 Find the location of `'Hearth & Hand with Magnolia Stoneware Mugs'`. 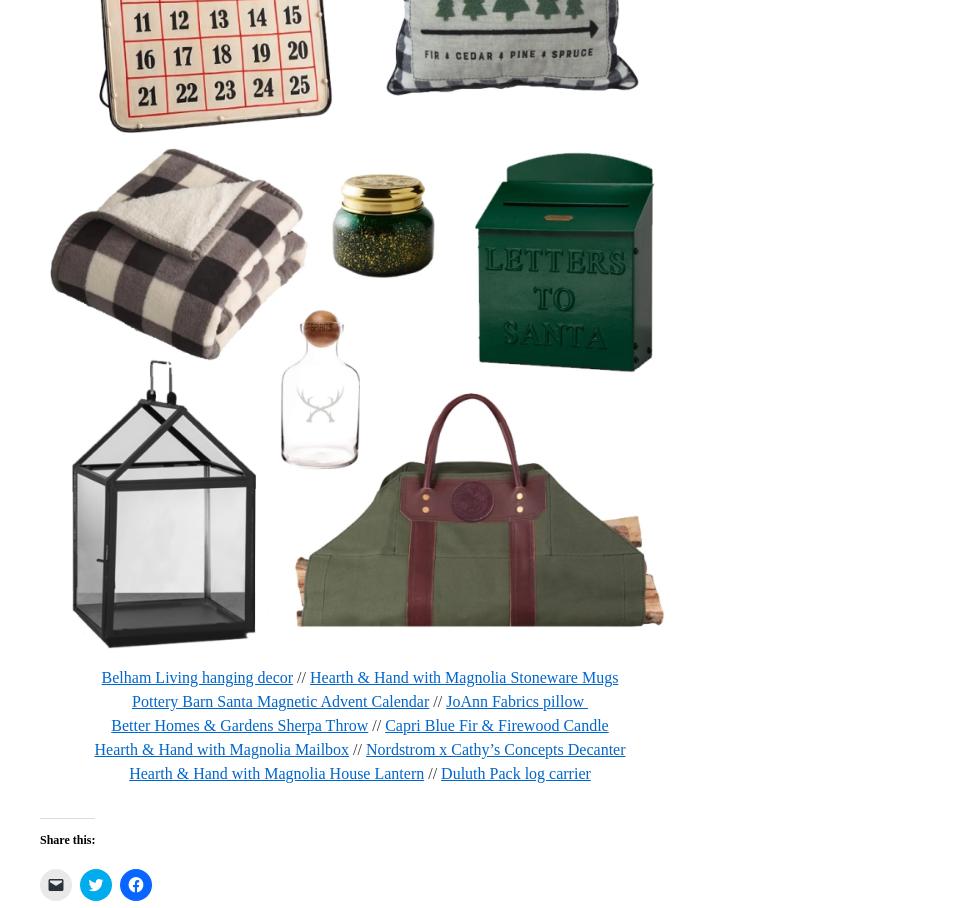

'Hearth & Hand with Magnolia Stoneware Mugs' is located at coordinates (464, 676).